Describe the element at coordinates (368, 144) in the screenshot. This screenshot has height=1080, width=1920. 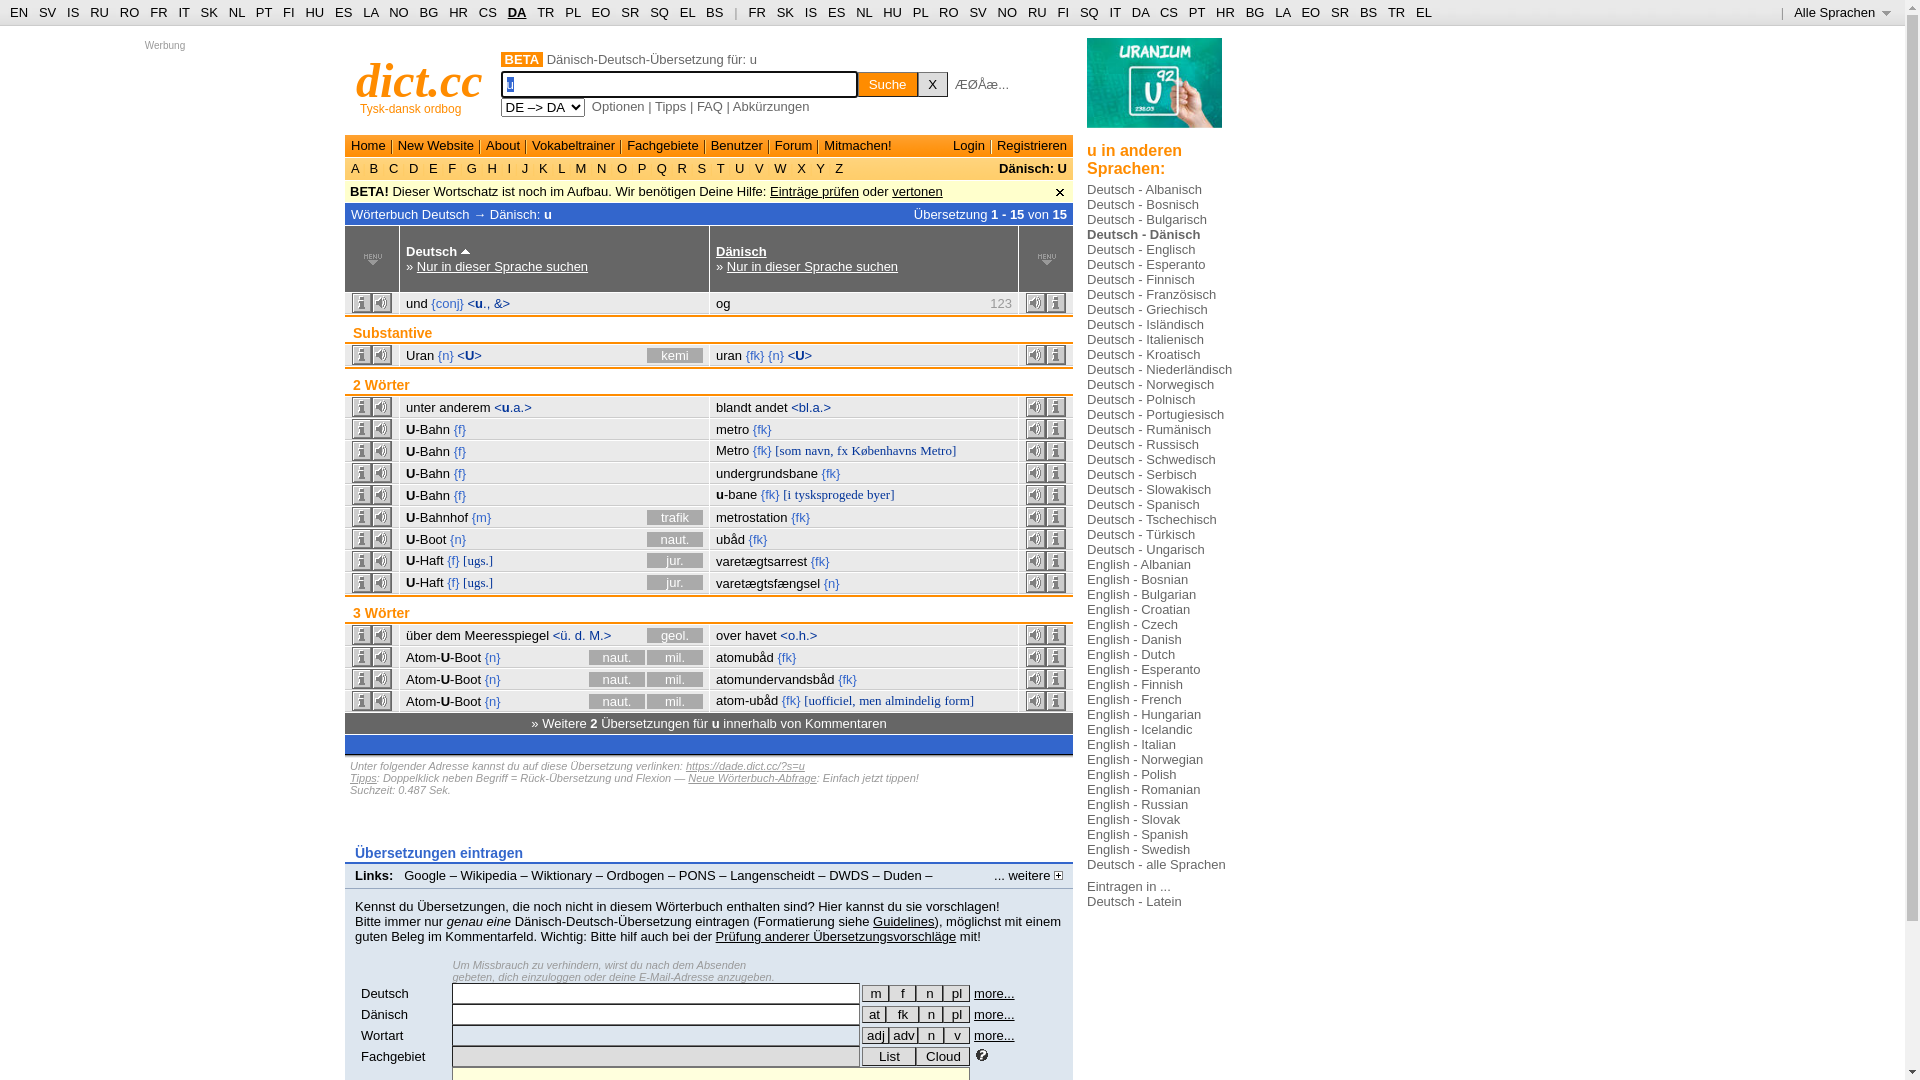
I see `'Home'` at that location.